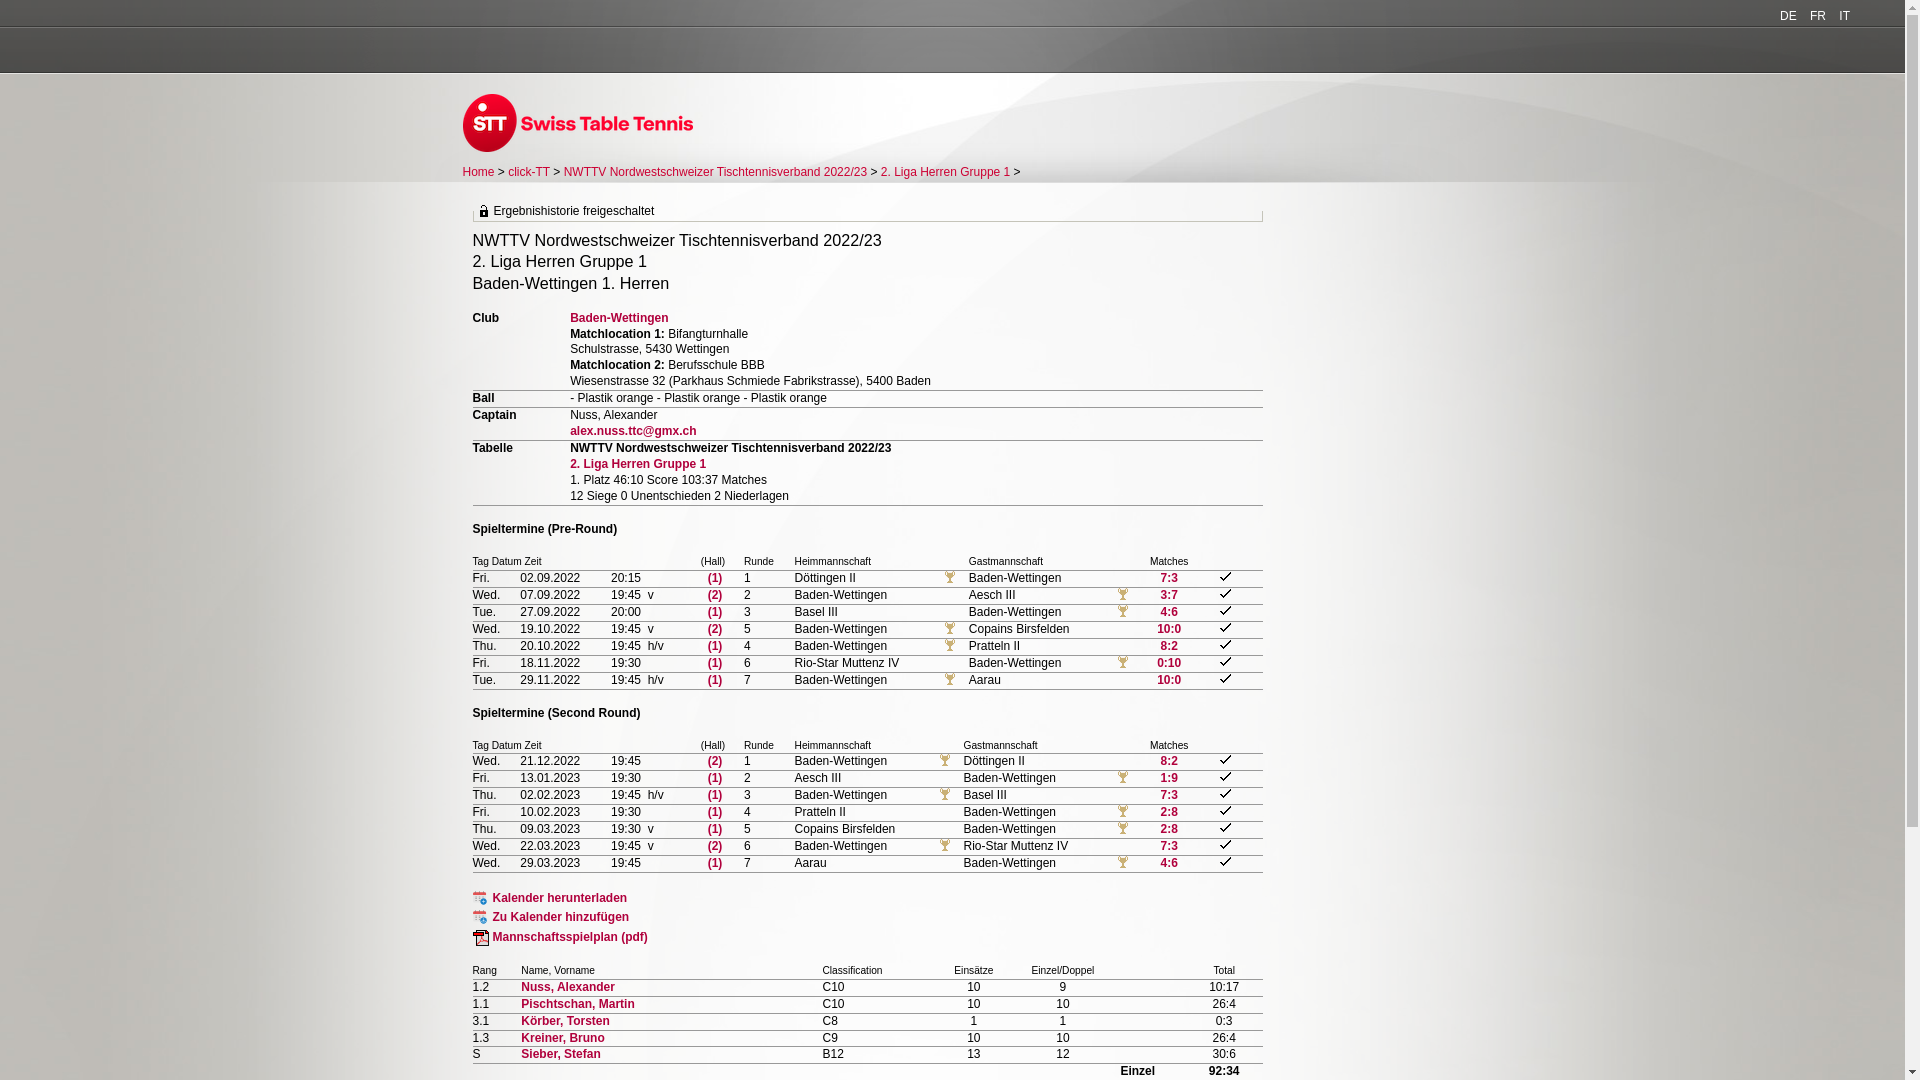 The width and height of the screenshot is (1920, 1080). Describe the element at coordinates (569, 463) in the screenshot. I see `'2. Liga Herren Gruppe 1'` at that location.